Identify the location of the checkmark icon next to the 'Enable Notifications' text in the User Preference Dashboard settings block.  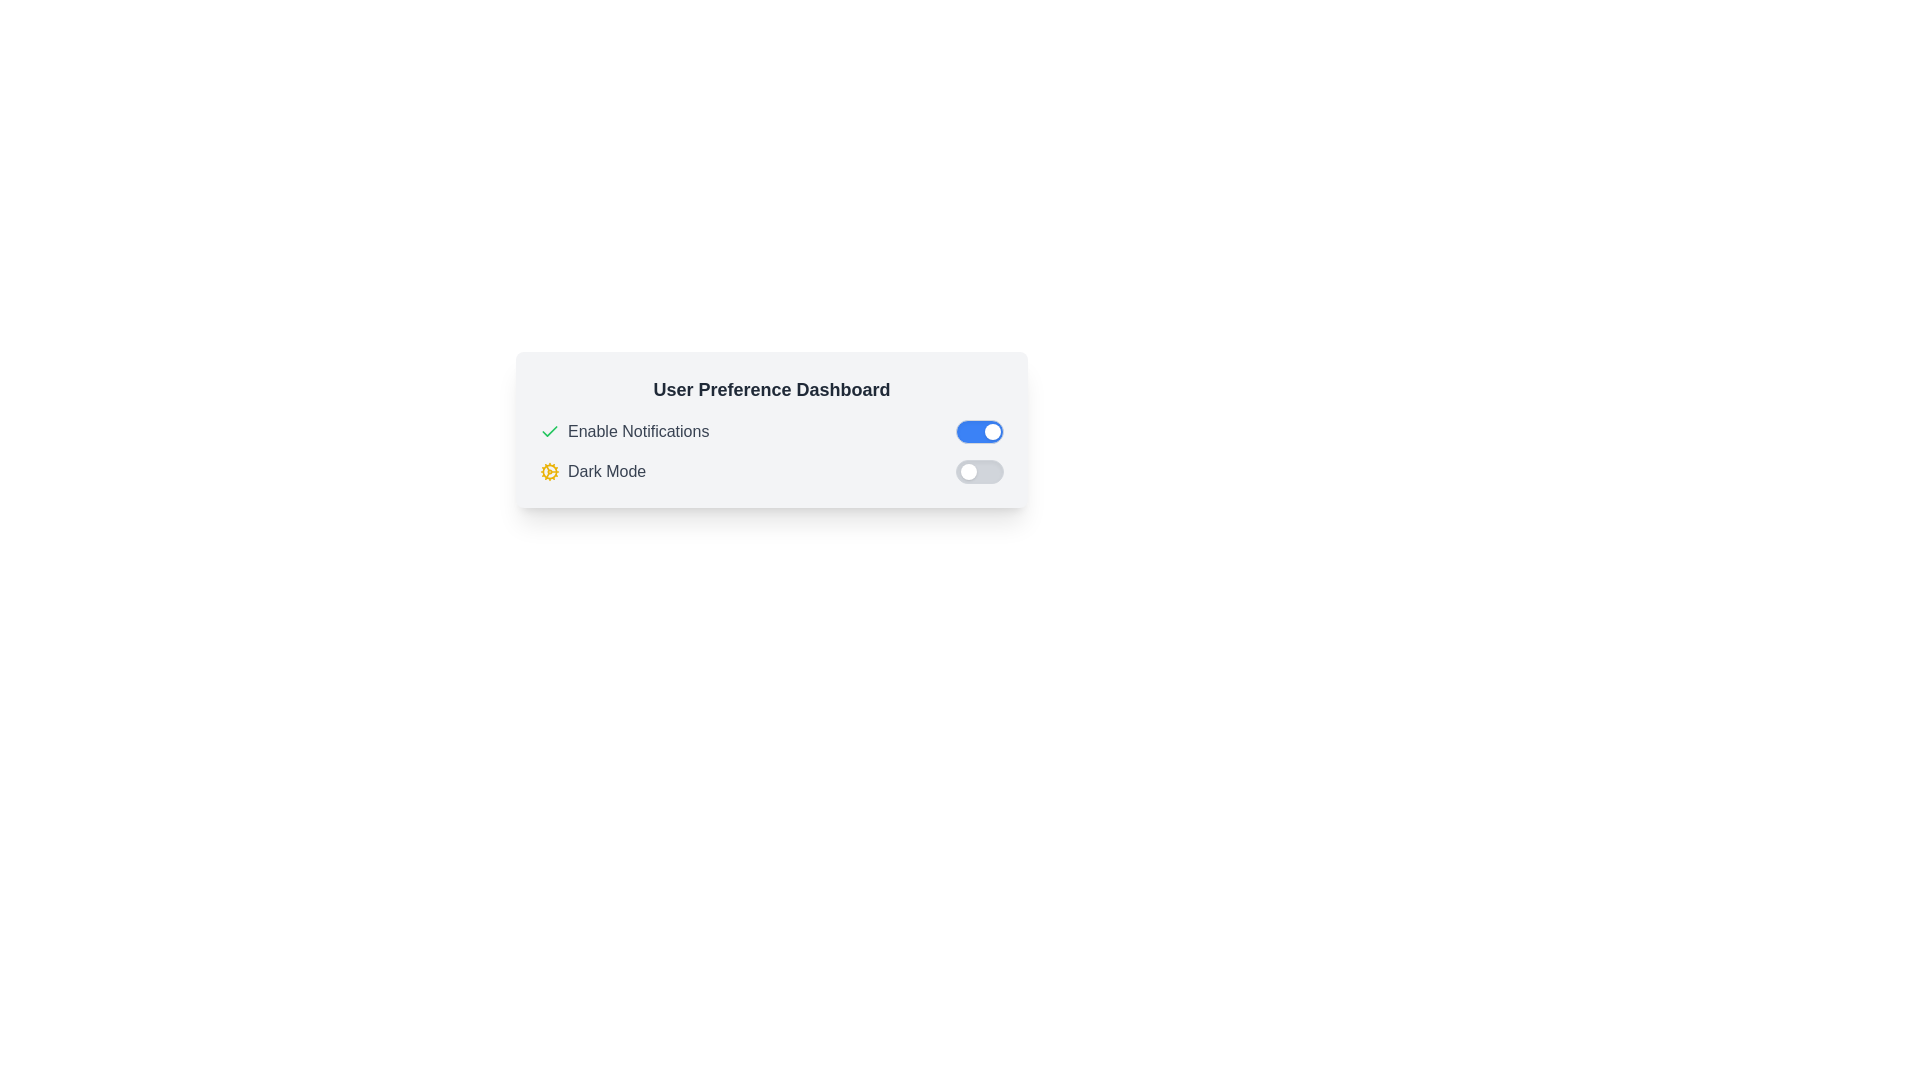
(550, 430).